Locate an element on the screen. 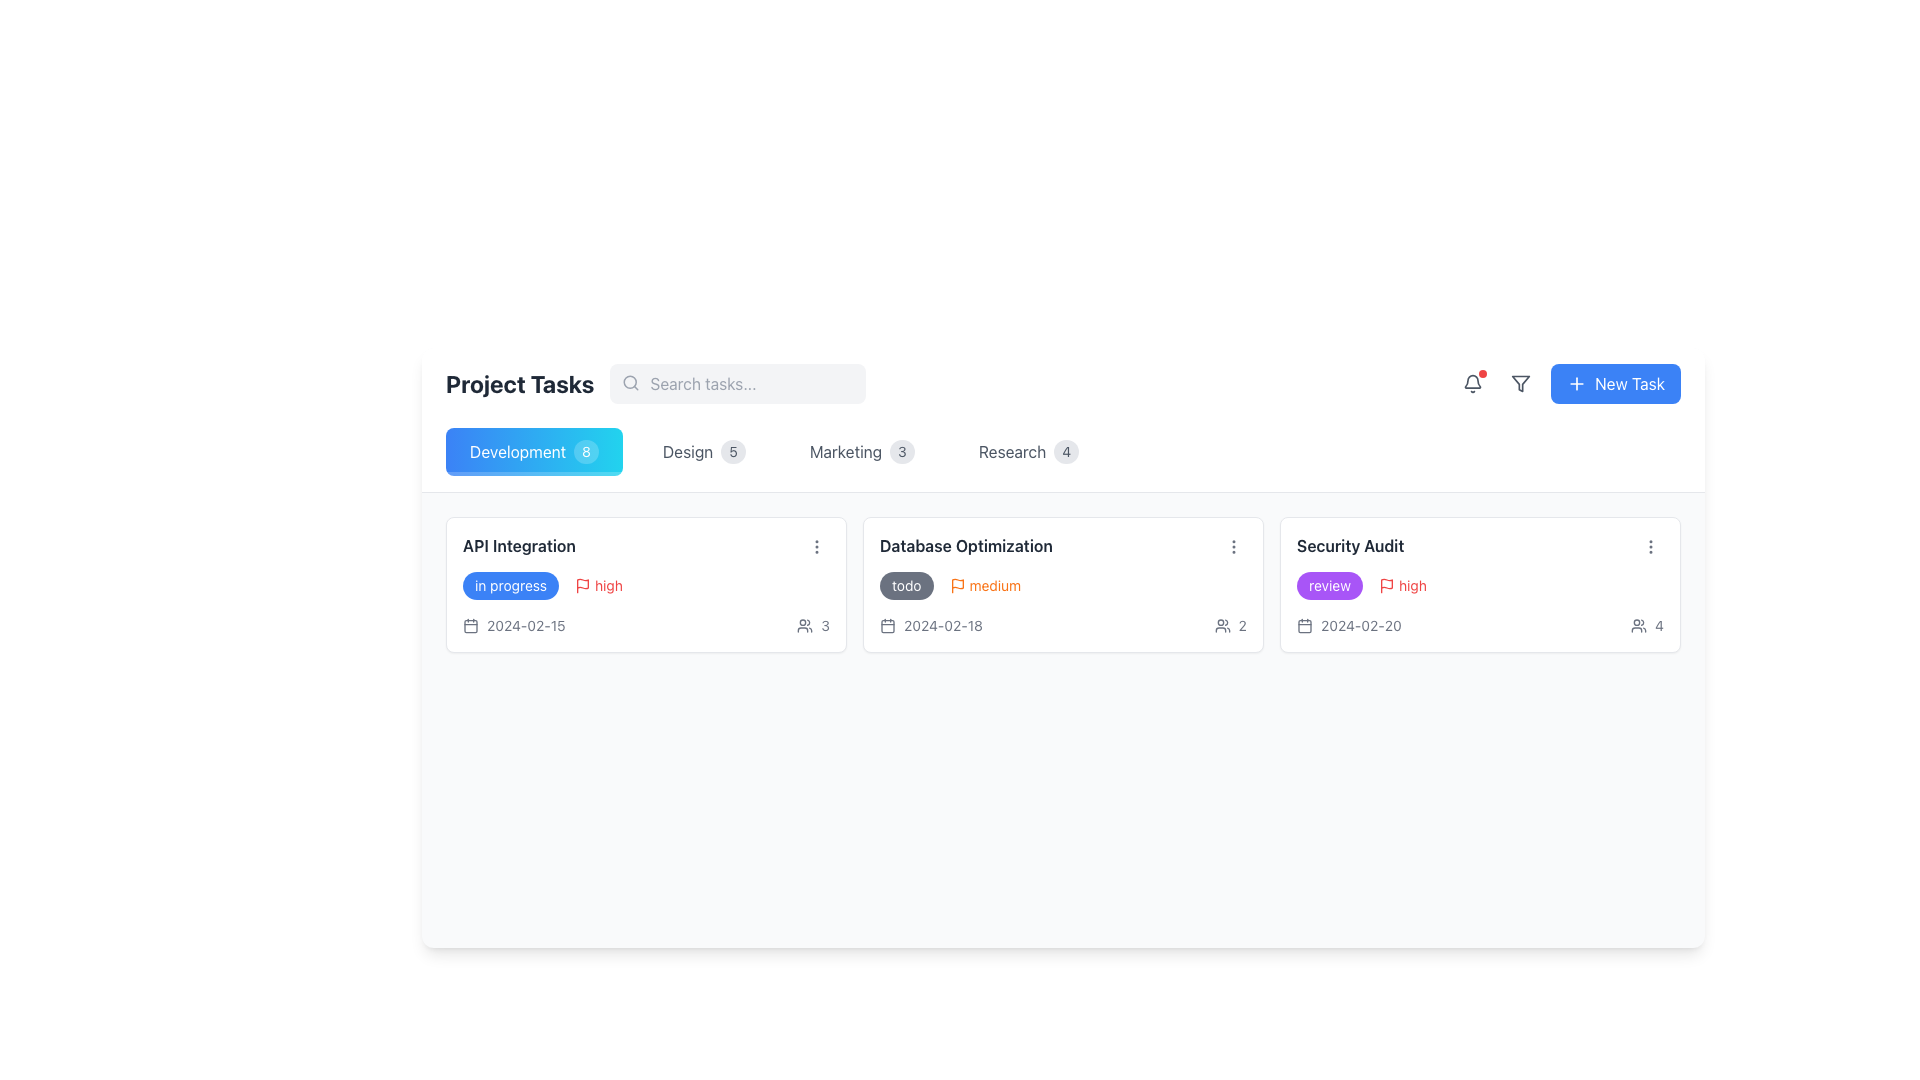 The width and height of the screenshot is (1920, 1080). the priority flag icon located to the left of the 'high' text label in the 'Security Audit' entry of the task list is located at coordinates (1386, 585).